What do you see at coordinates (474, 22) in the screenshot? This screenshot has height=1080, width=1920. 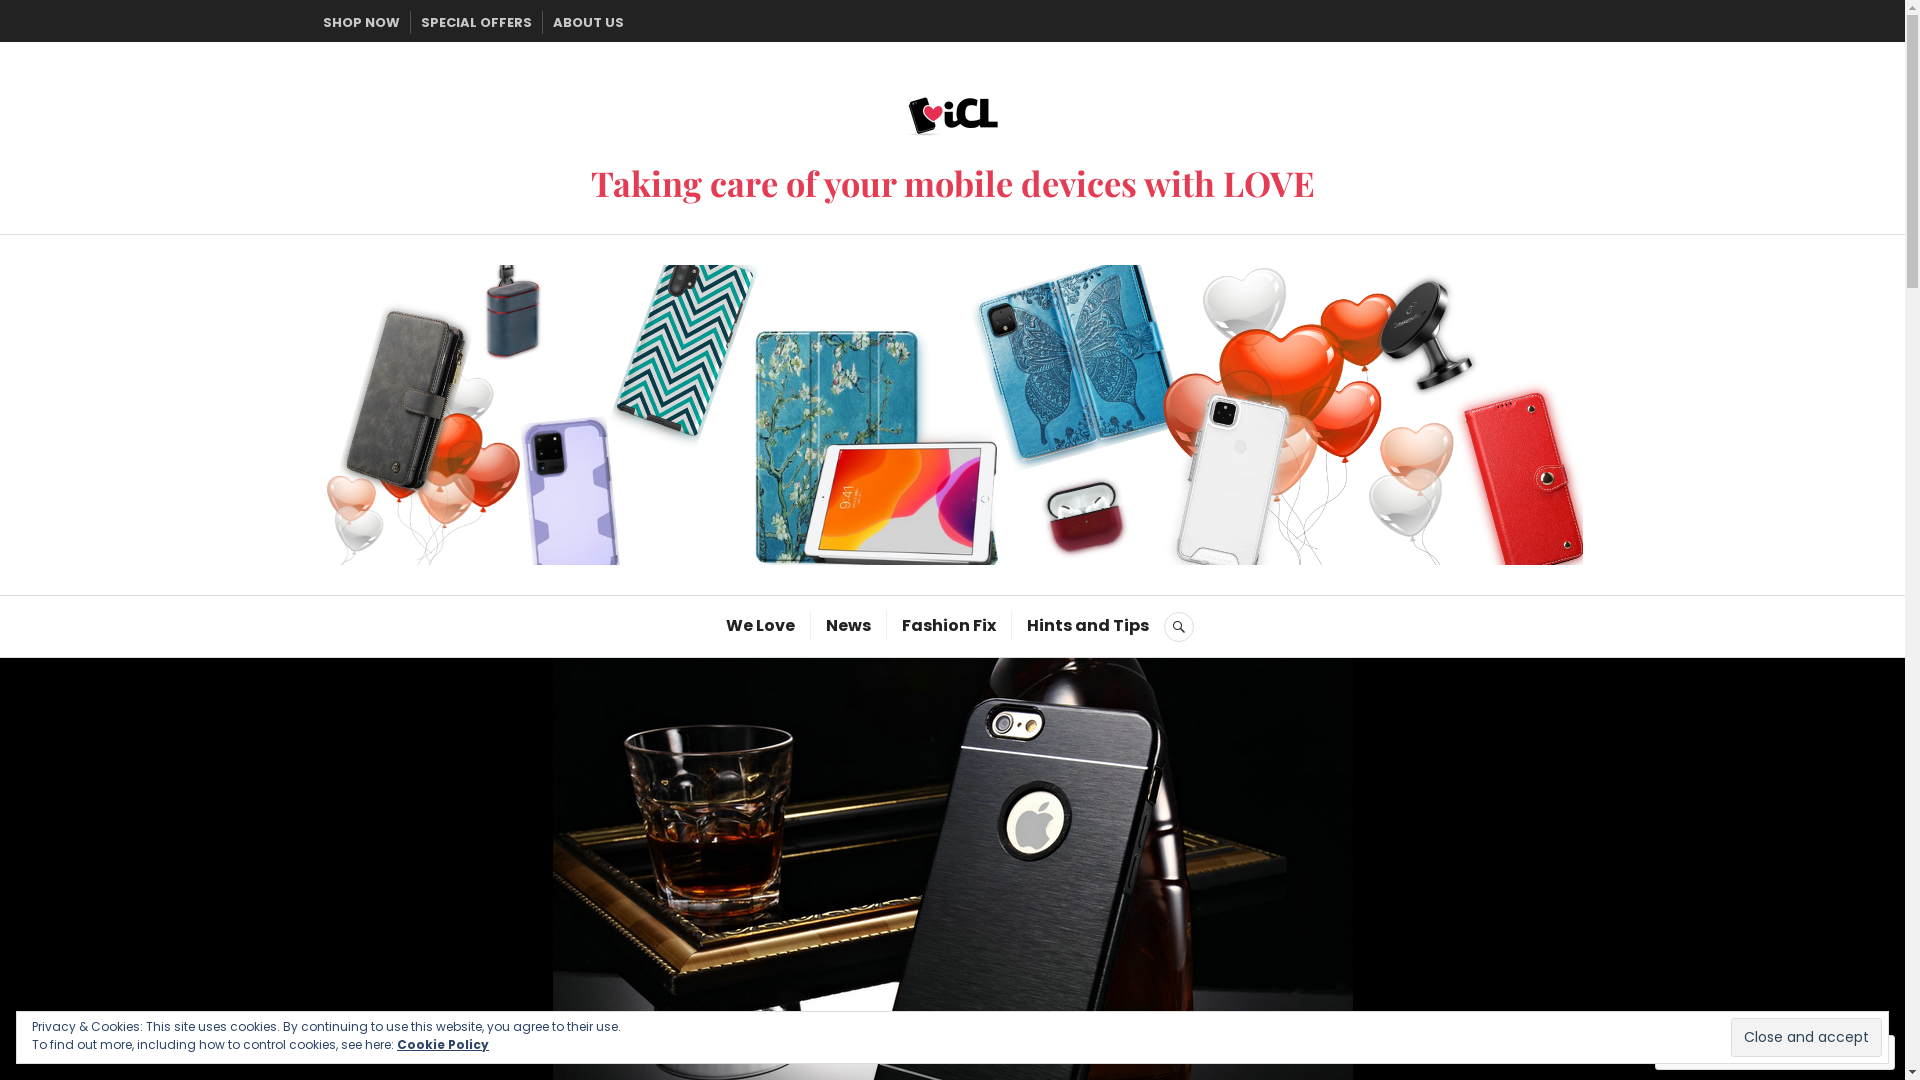 I see `'SPECIAL OFFERS'` at bounding box center [474, 22].